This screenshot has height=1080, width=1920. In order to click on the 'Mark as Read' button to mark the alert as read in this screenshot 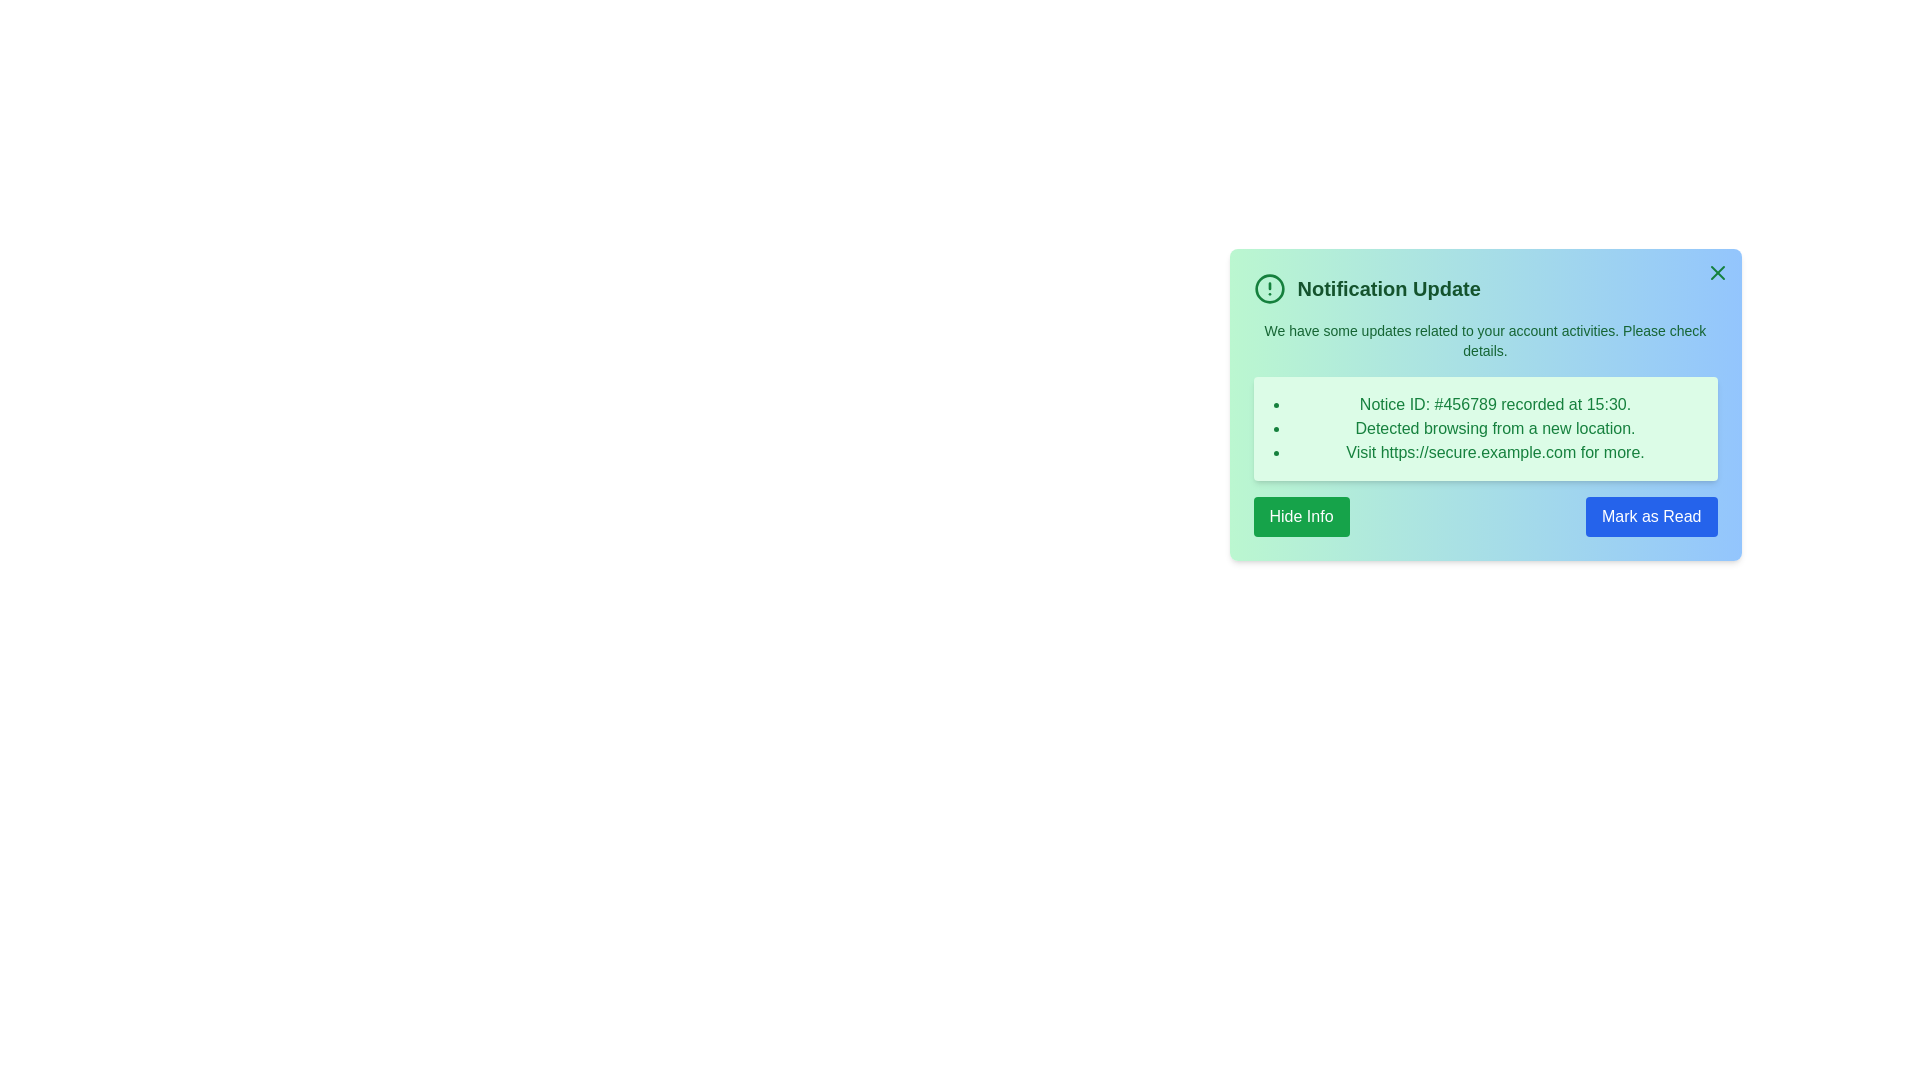, I will do `click(1651, 515)`.